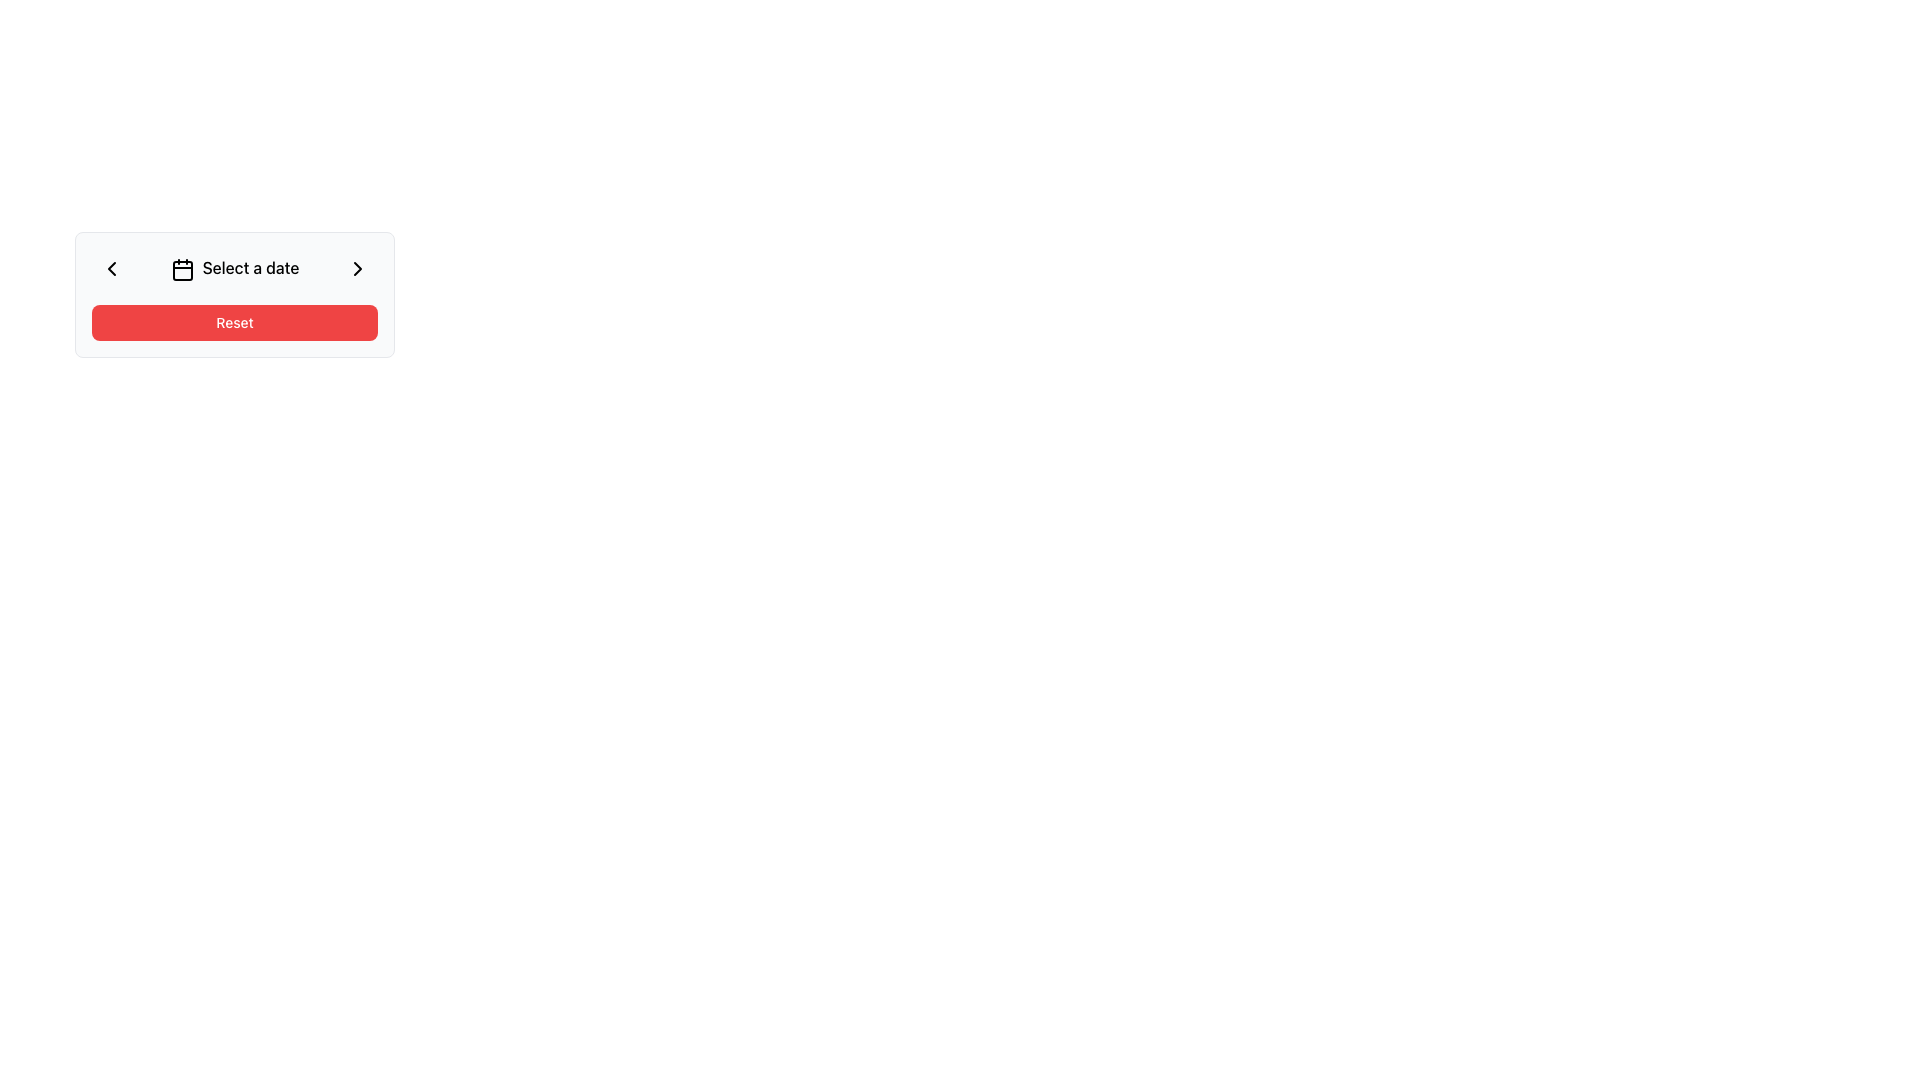 This screenshot has width=1920, height=1080. Describe the element at coordinates (182, 268) in the screenshot. I see `the date selection icon located to the left of the text 'Select a date', which serves as a visual indicator for opening a calendar view` at that location.